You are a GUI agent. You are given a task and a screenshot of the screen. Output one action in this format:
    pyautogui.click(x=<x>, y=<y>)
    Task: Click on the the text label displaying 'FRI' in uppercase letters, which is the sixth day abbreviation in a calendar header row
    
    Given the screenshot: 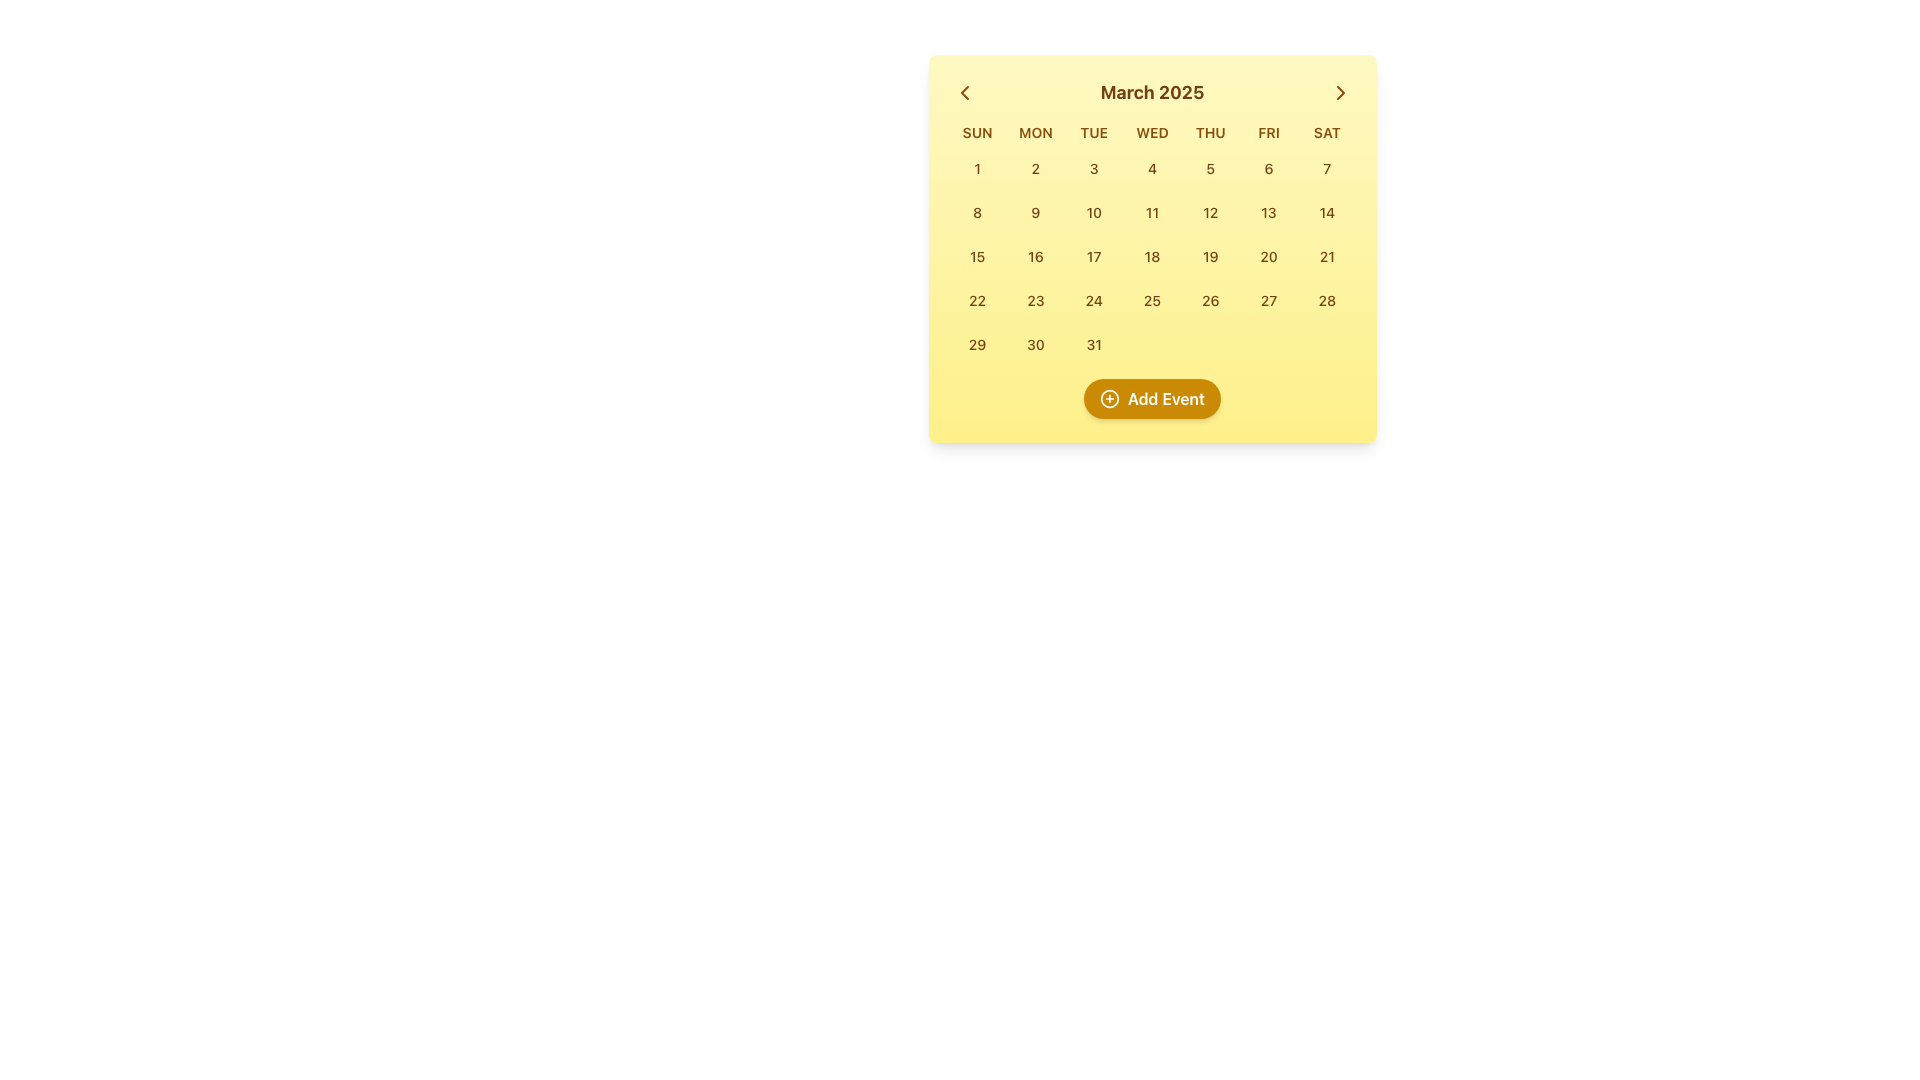 What is the action you would take?
    pyautogui.click(x=1268, y=132)
    